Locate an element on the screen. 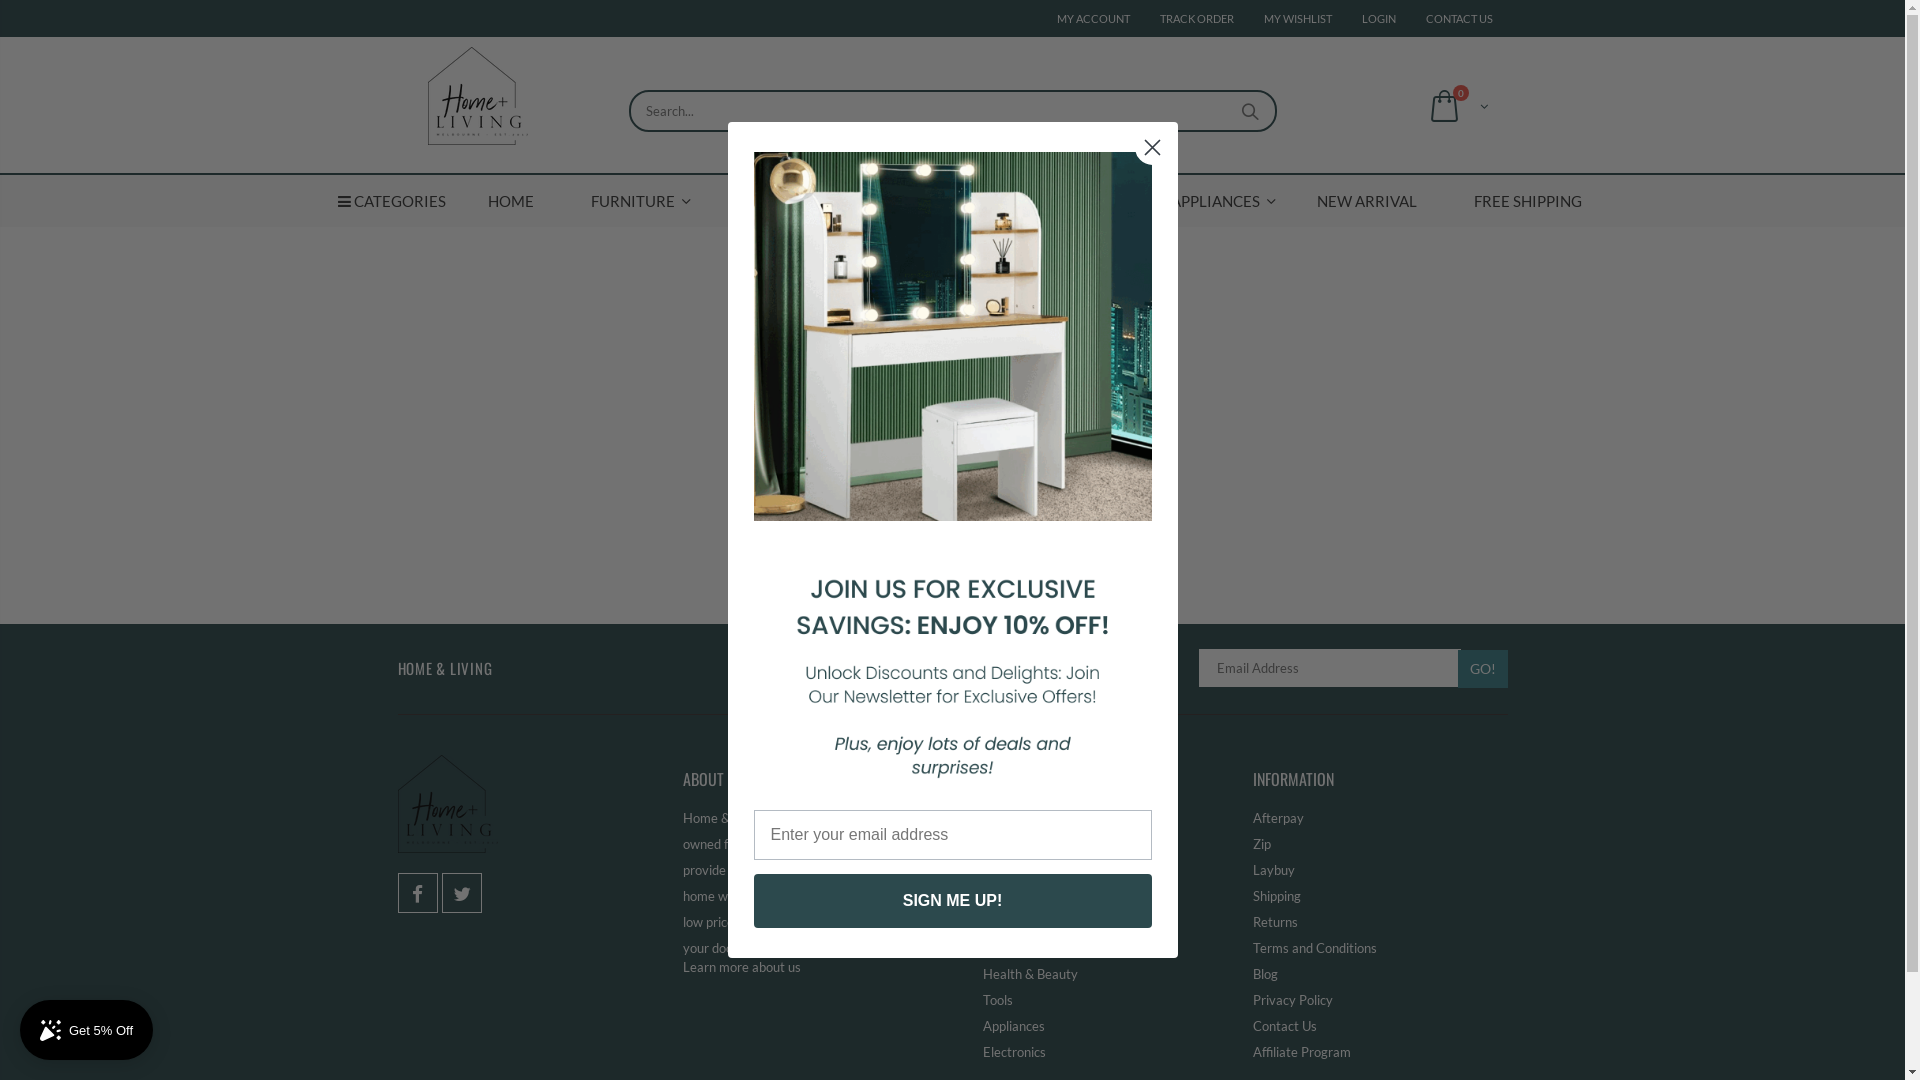  'Go!' is located at coordinates (1483, 668).